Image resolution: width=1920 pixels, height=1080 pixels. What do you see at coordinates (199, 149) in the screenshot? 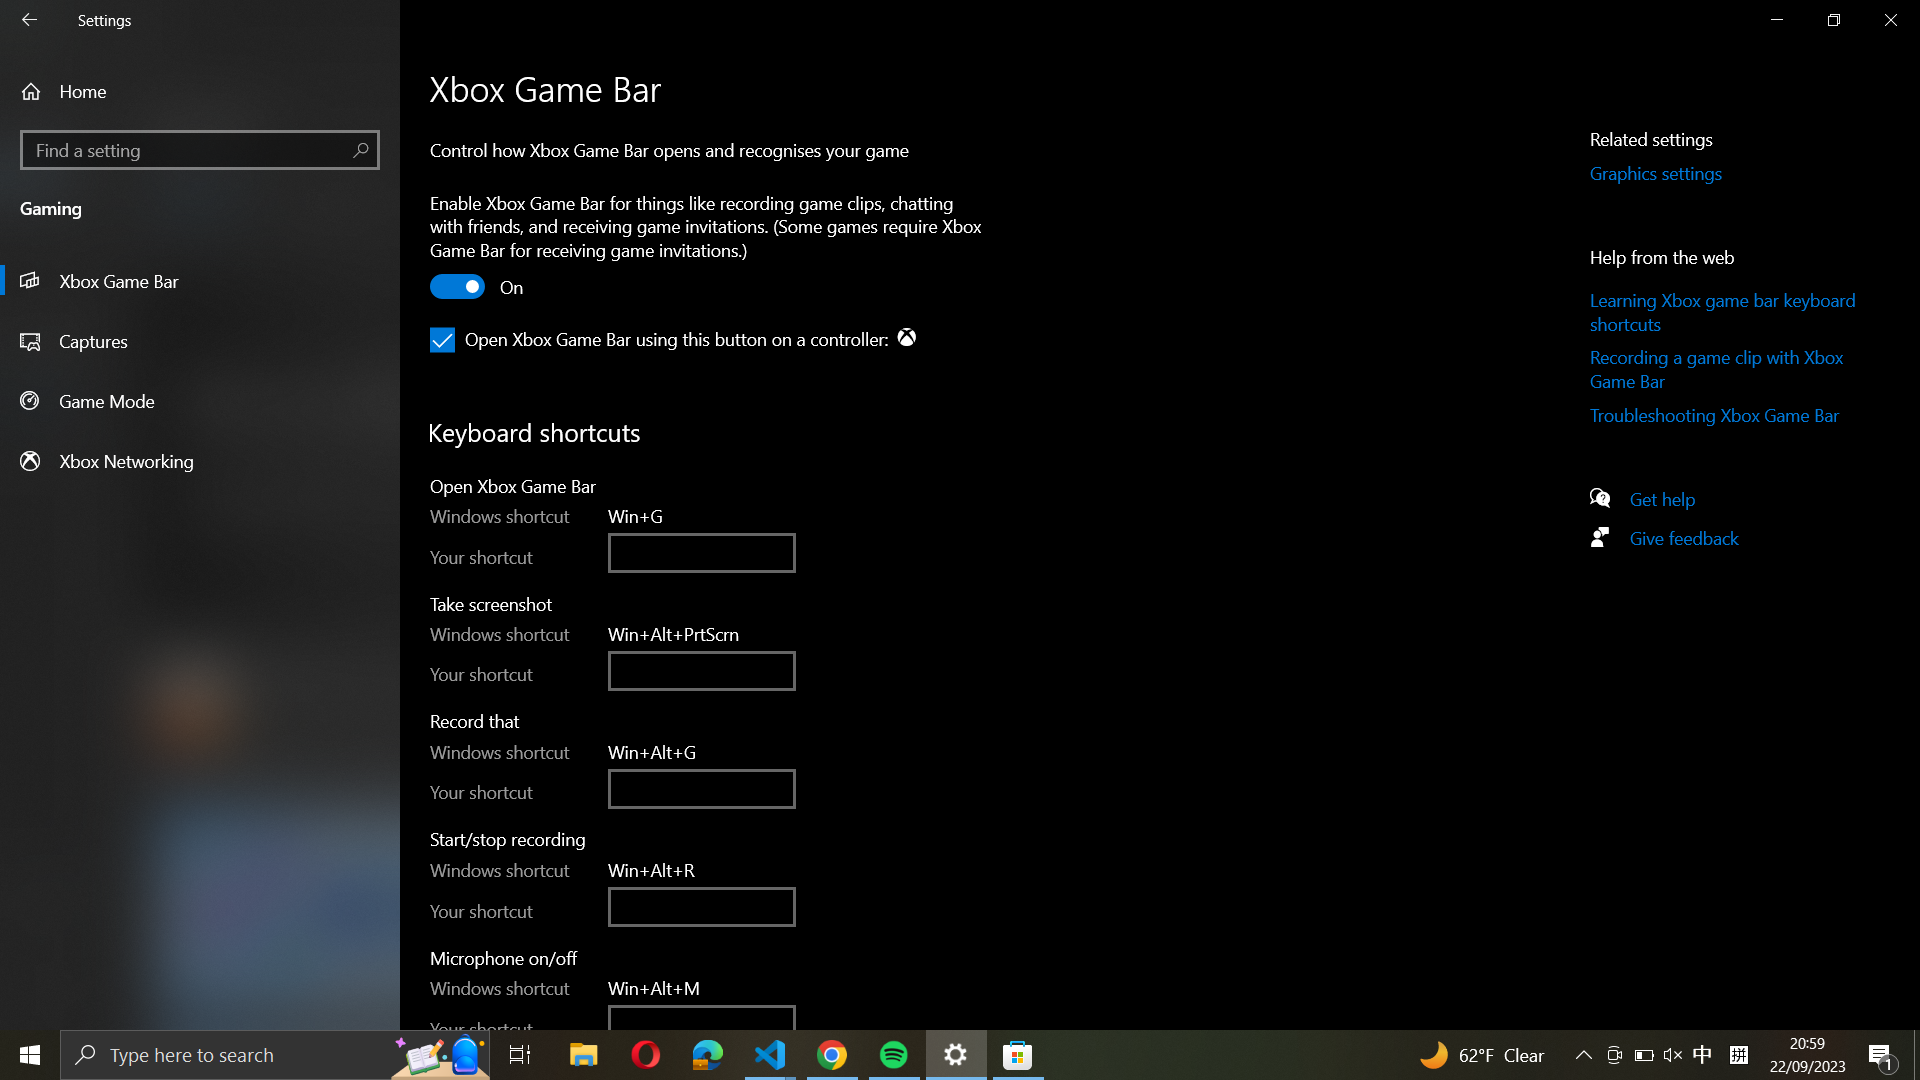
I see `the "Find a setting" page` at bounding box center [199, 149].